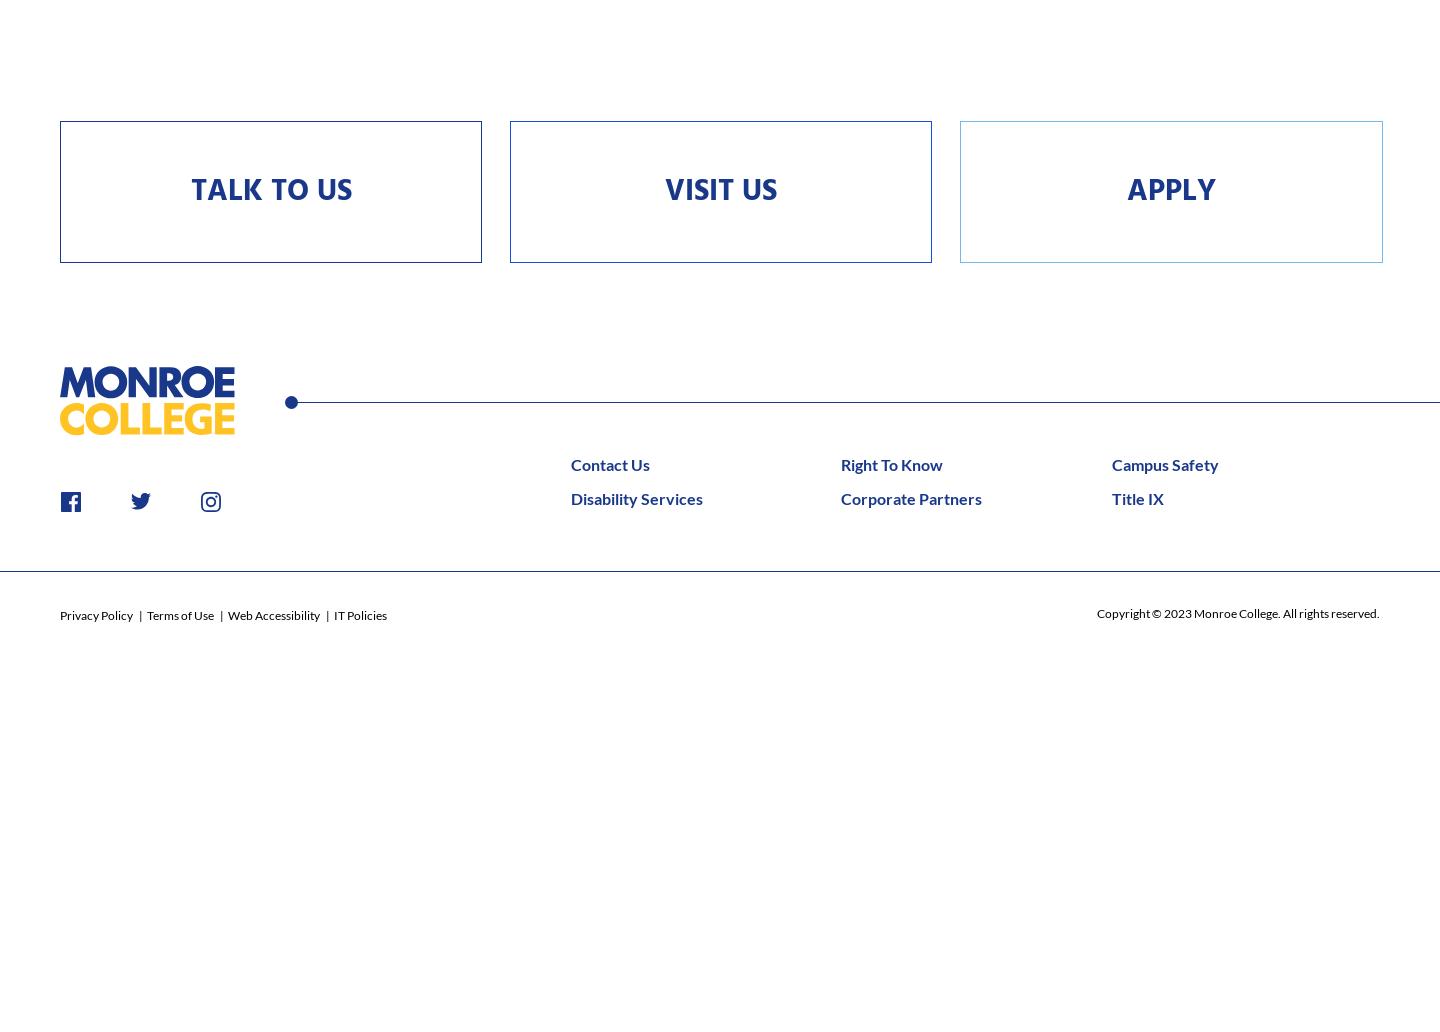 This screenshot has height=1032, width=1440. Describe the element at coordinates (227, 614) in the screenshot. I see `'Web Accessibility'` at that location.